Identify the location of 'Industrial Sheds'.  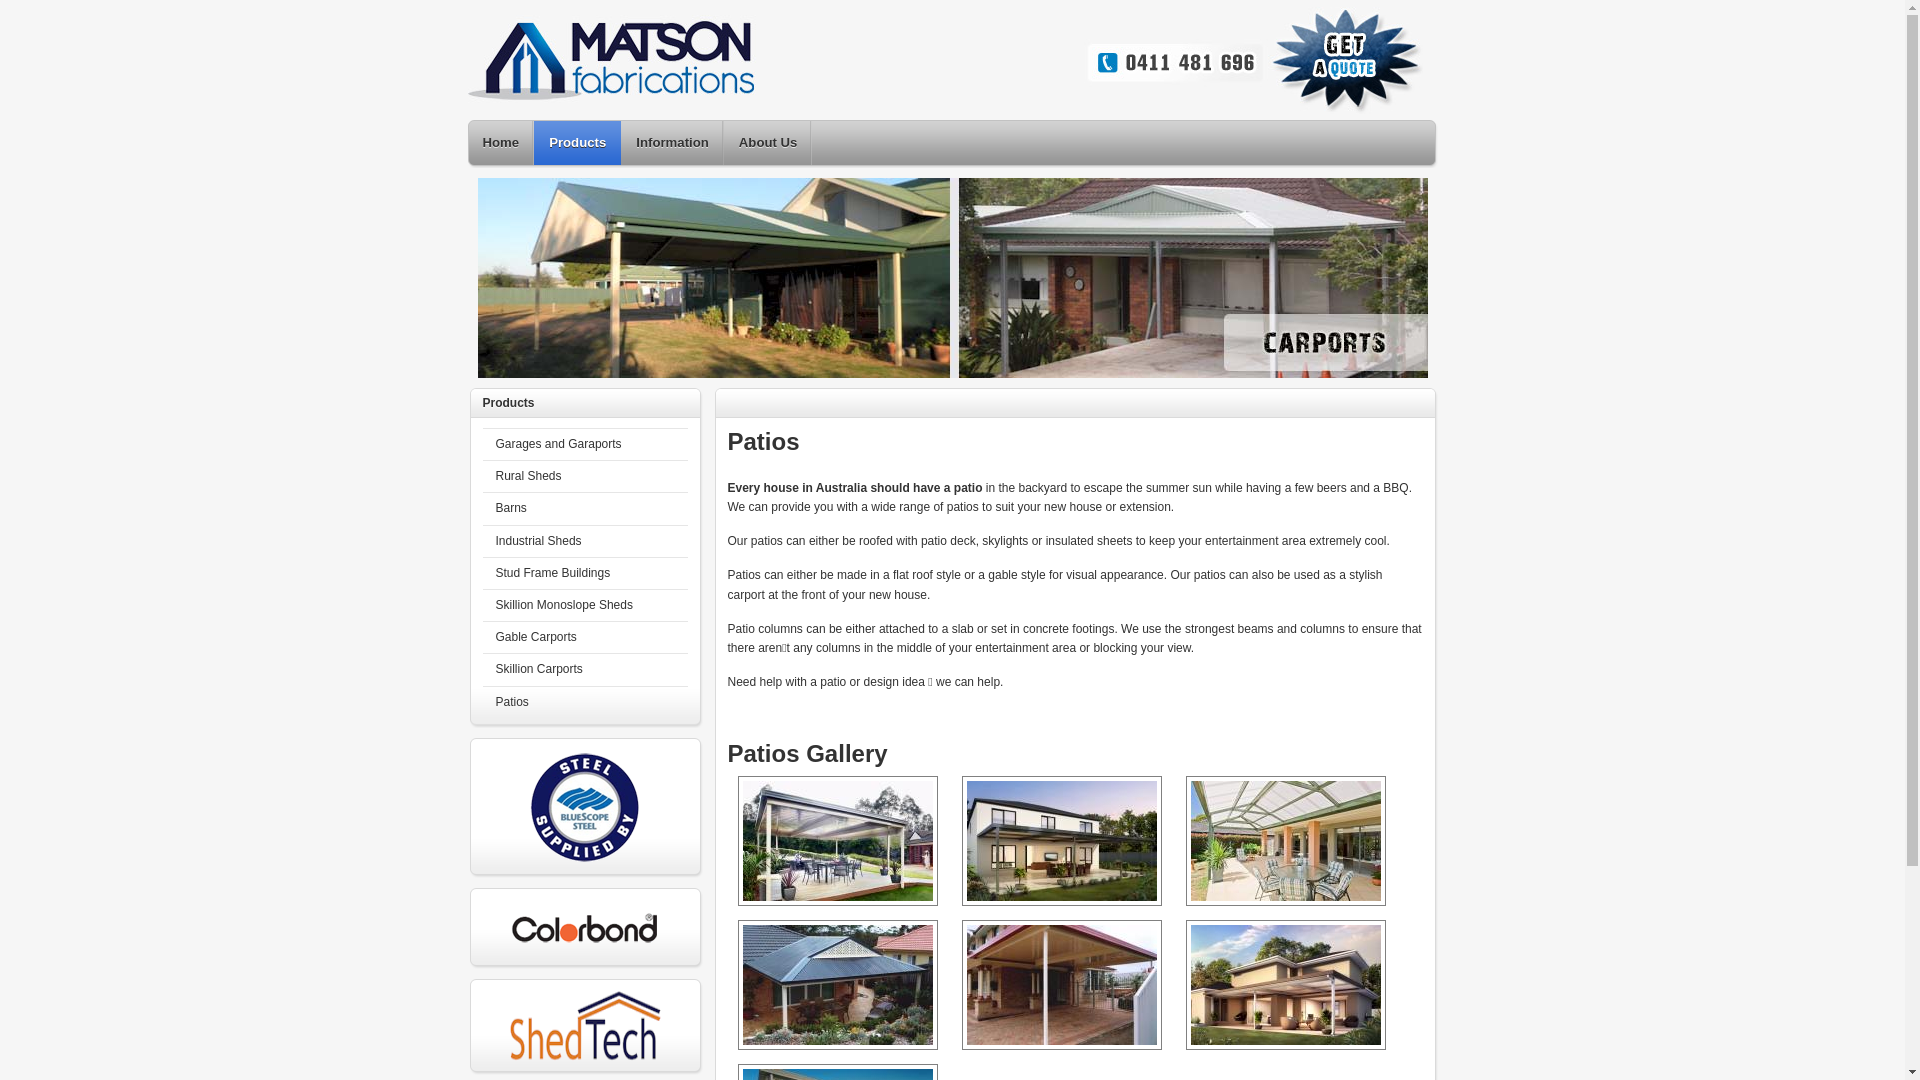
(583, 541).